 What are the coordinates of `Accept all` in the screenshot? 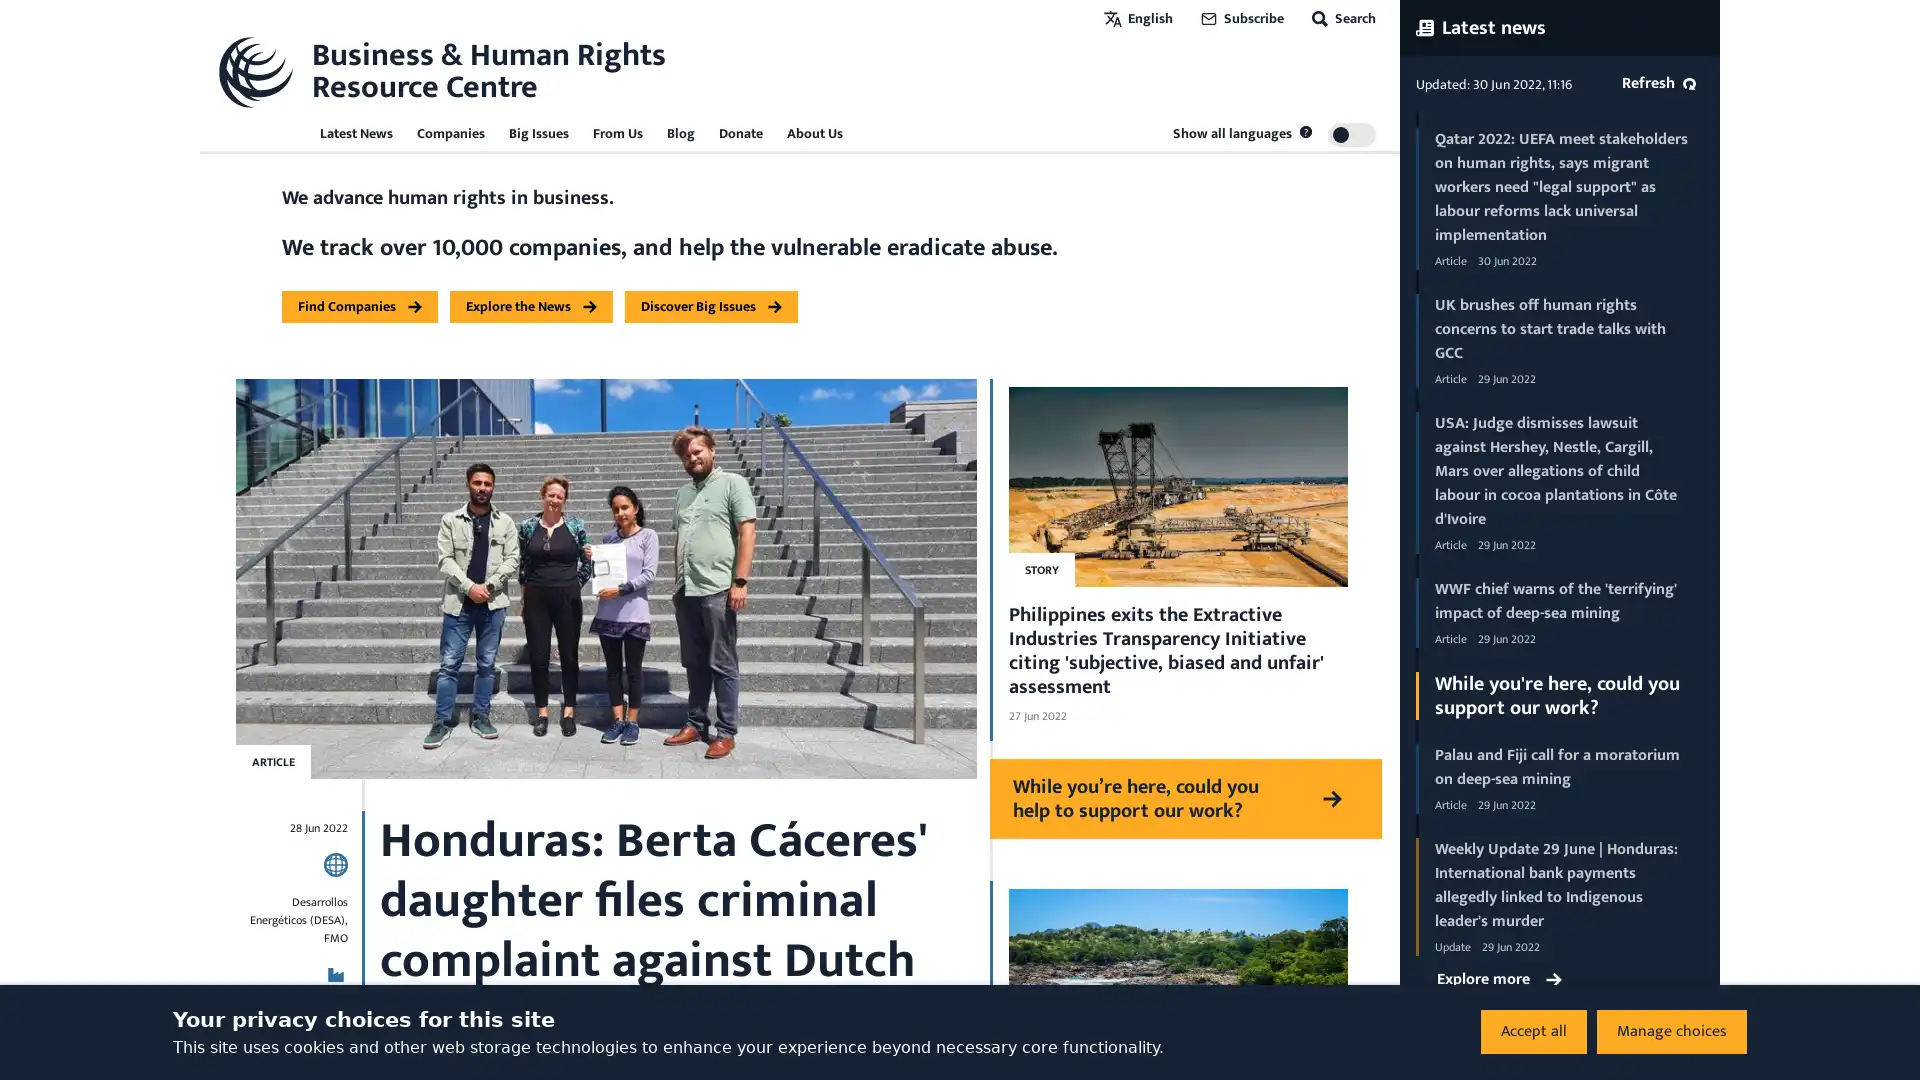 It's located at (1531, 1032).